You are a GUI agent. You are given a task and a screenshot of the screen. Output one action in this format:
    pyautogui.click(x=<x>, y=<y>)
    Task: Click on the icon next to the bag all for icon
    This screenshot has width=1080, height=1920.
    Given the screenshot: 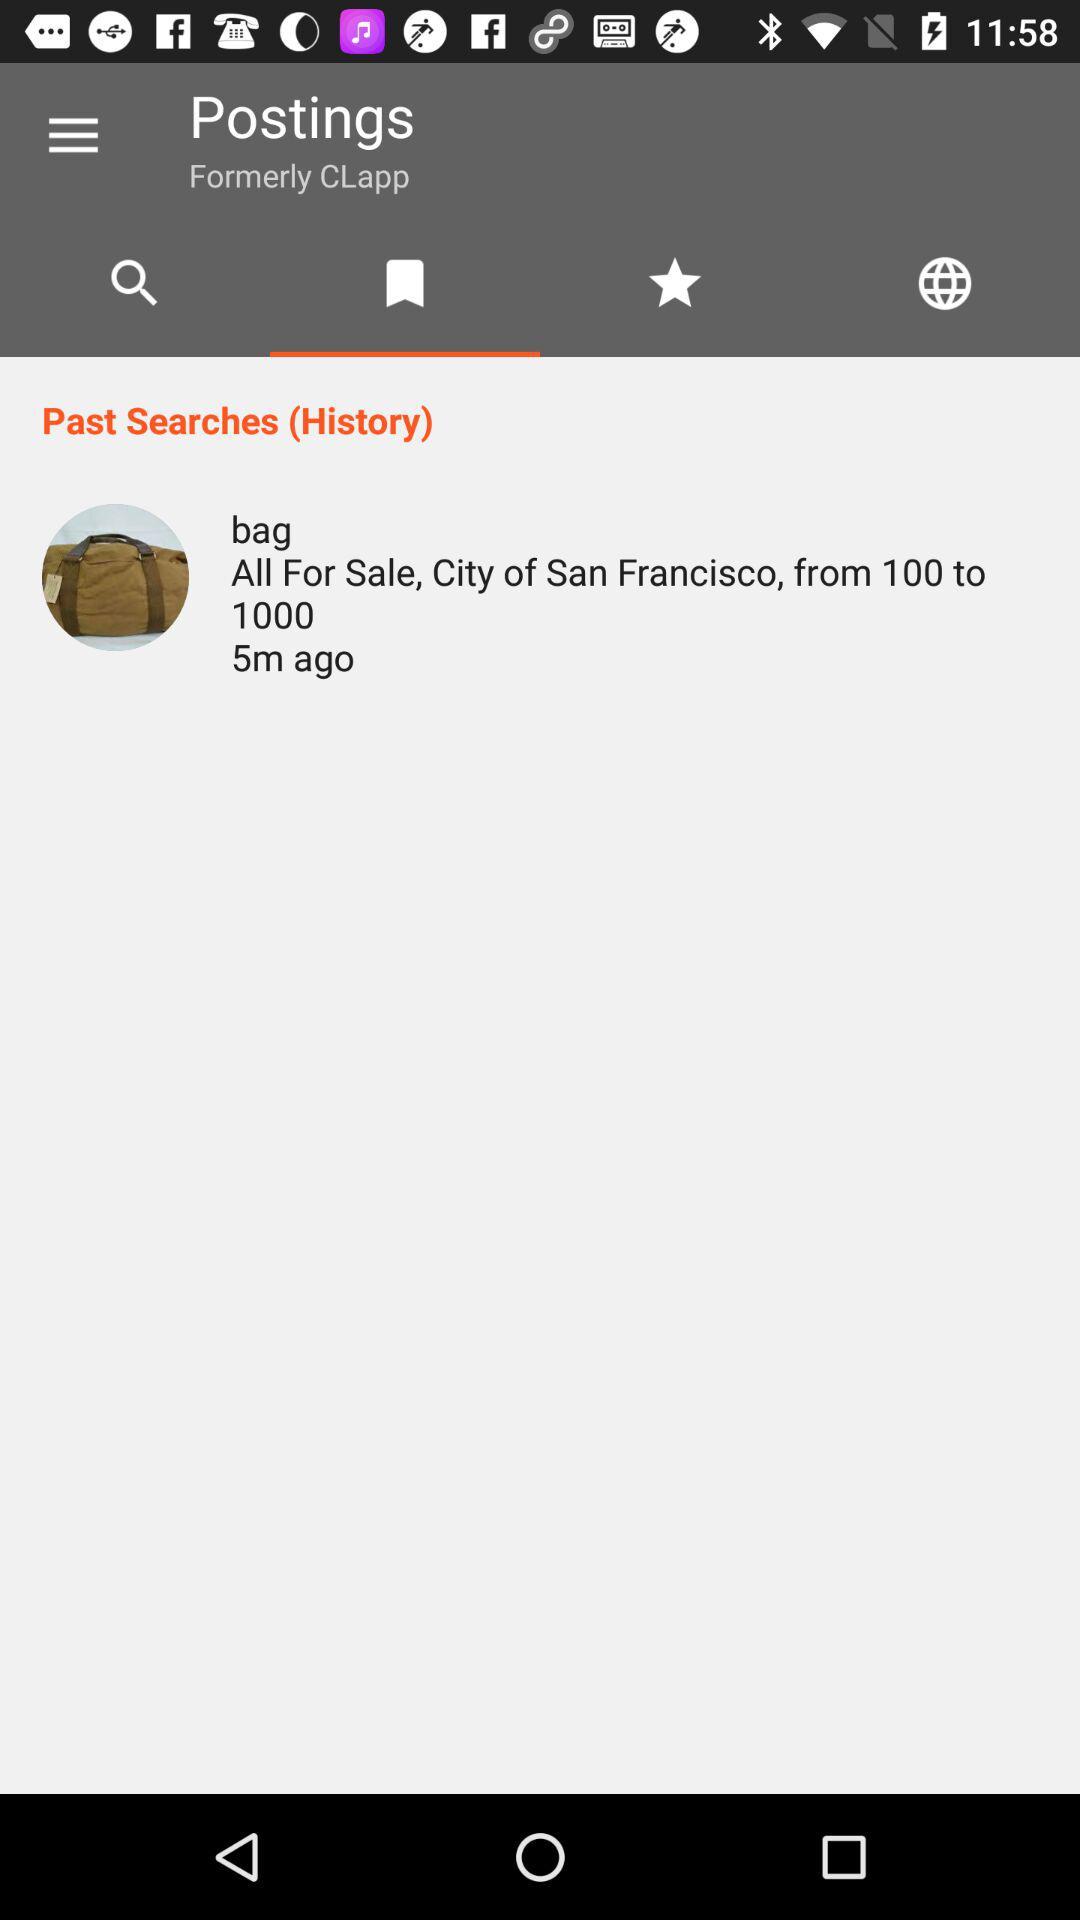 What is the action you would take?
    pyautogui.click(x=115, y=576)
    